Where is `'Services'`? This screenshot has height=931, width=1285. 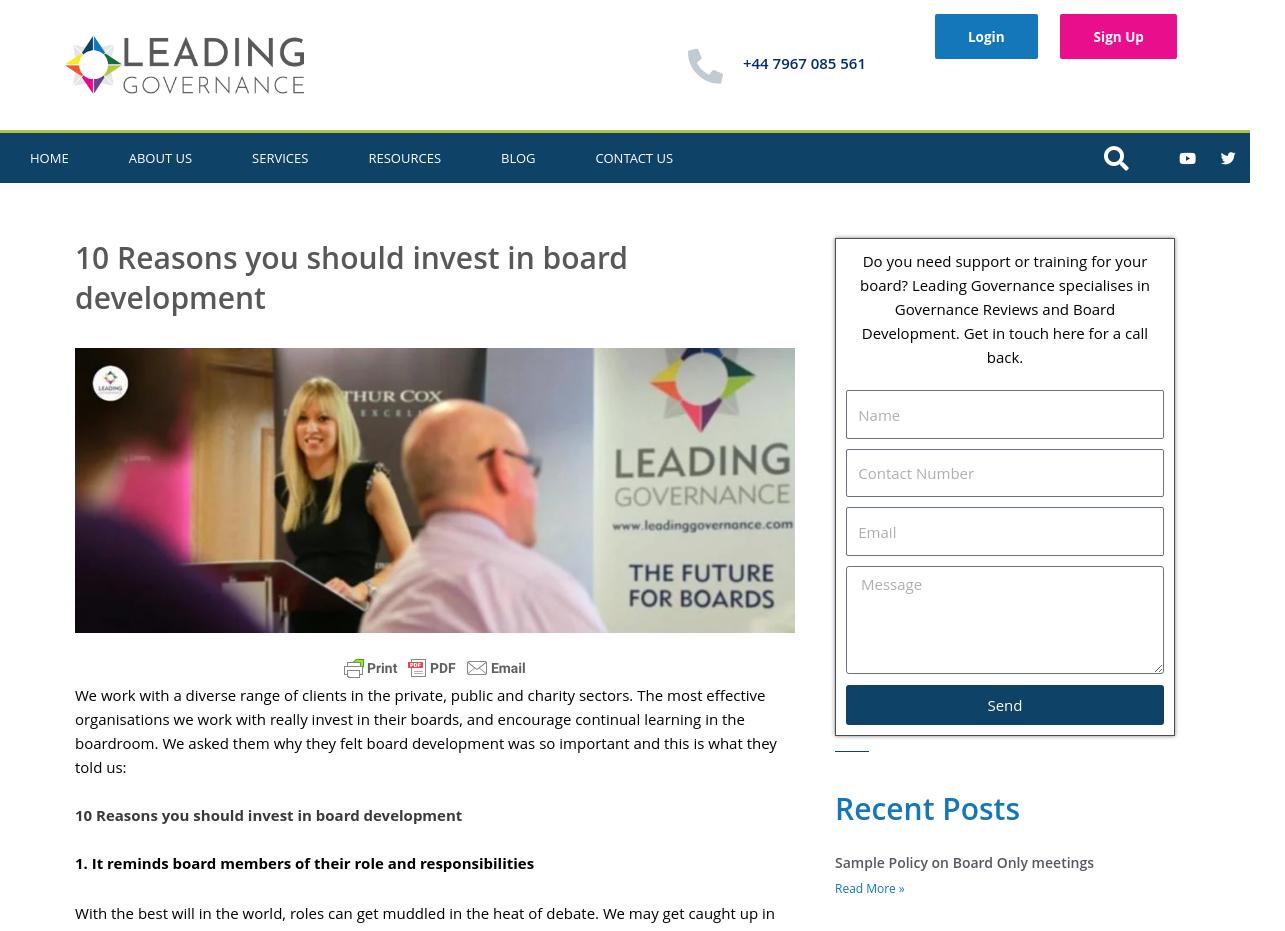 'Services' is located at coordinates (279, 156).